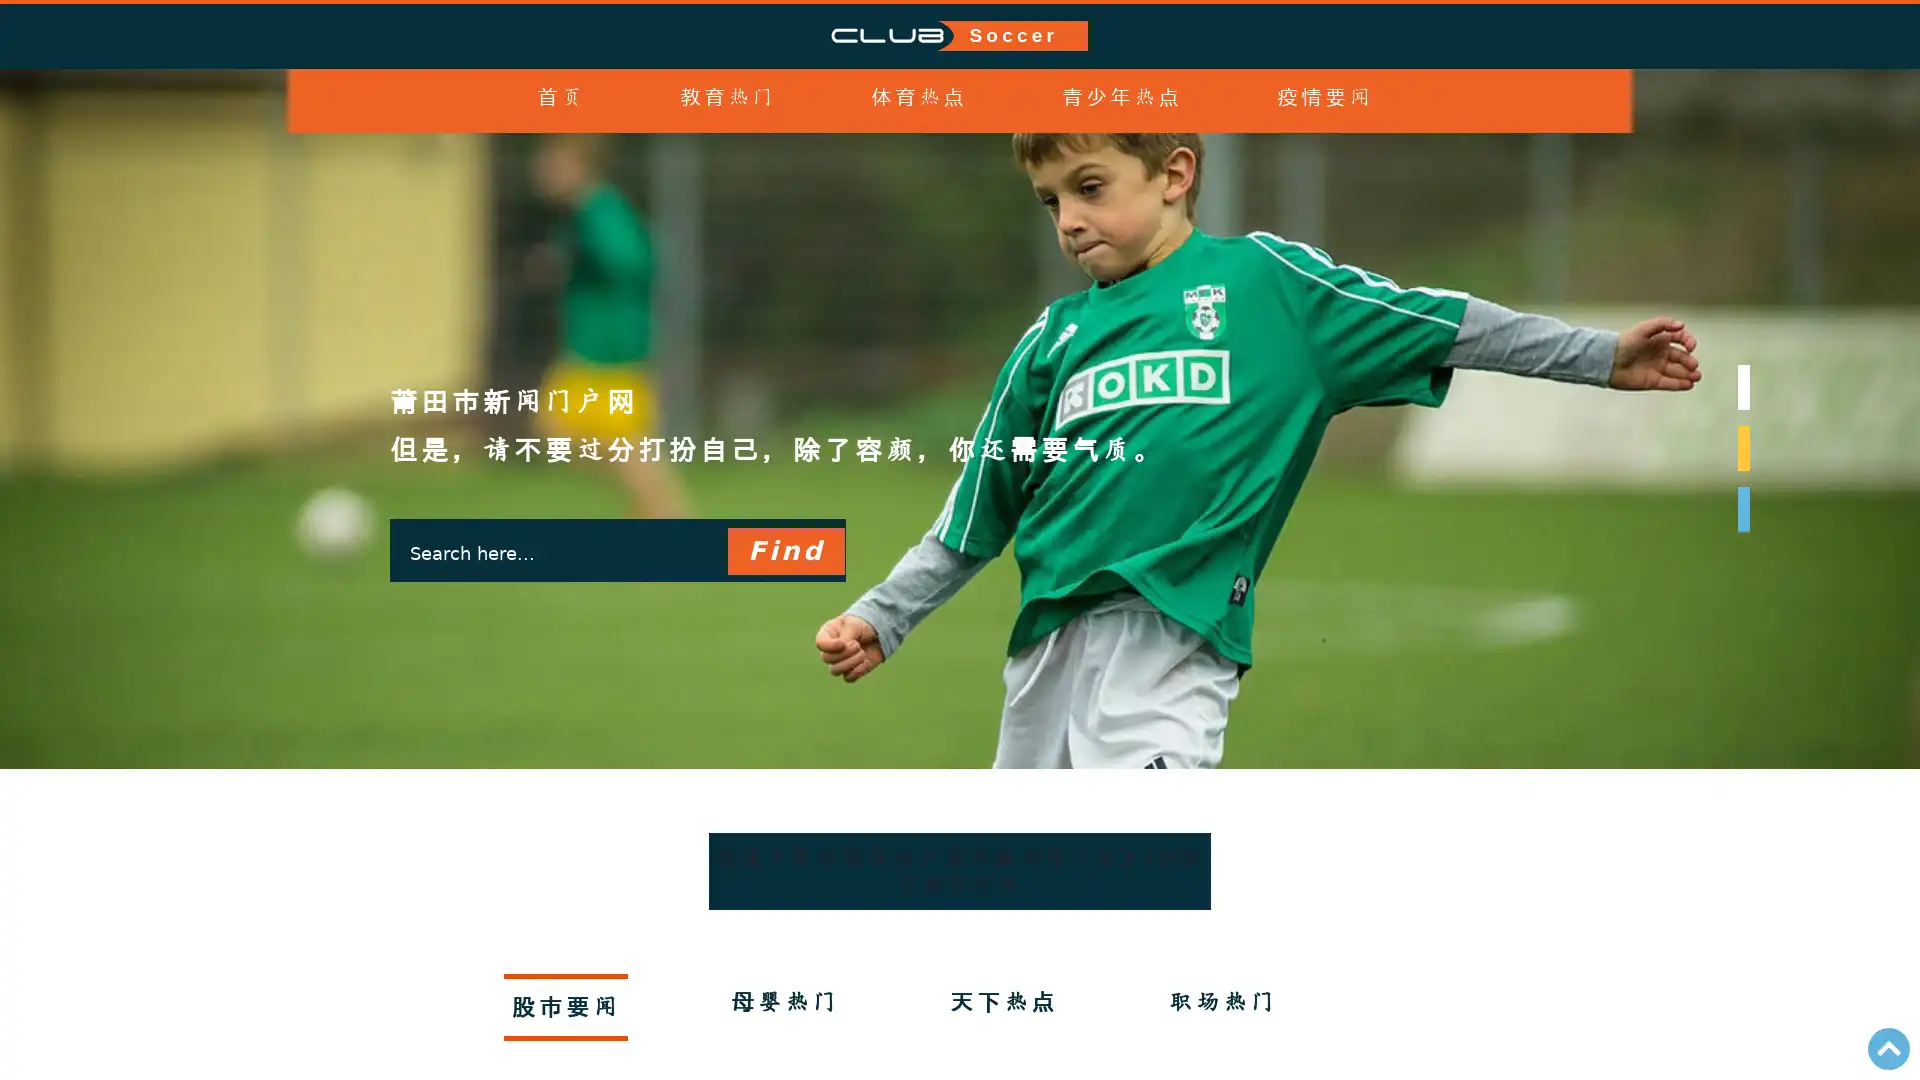 The height and width of the screenshot is (1080, 1920). I want to click on Find, so click(784, 551).